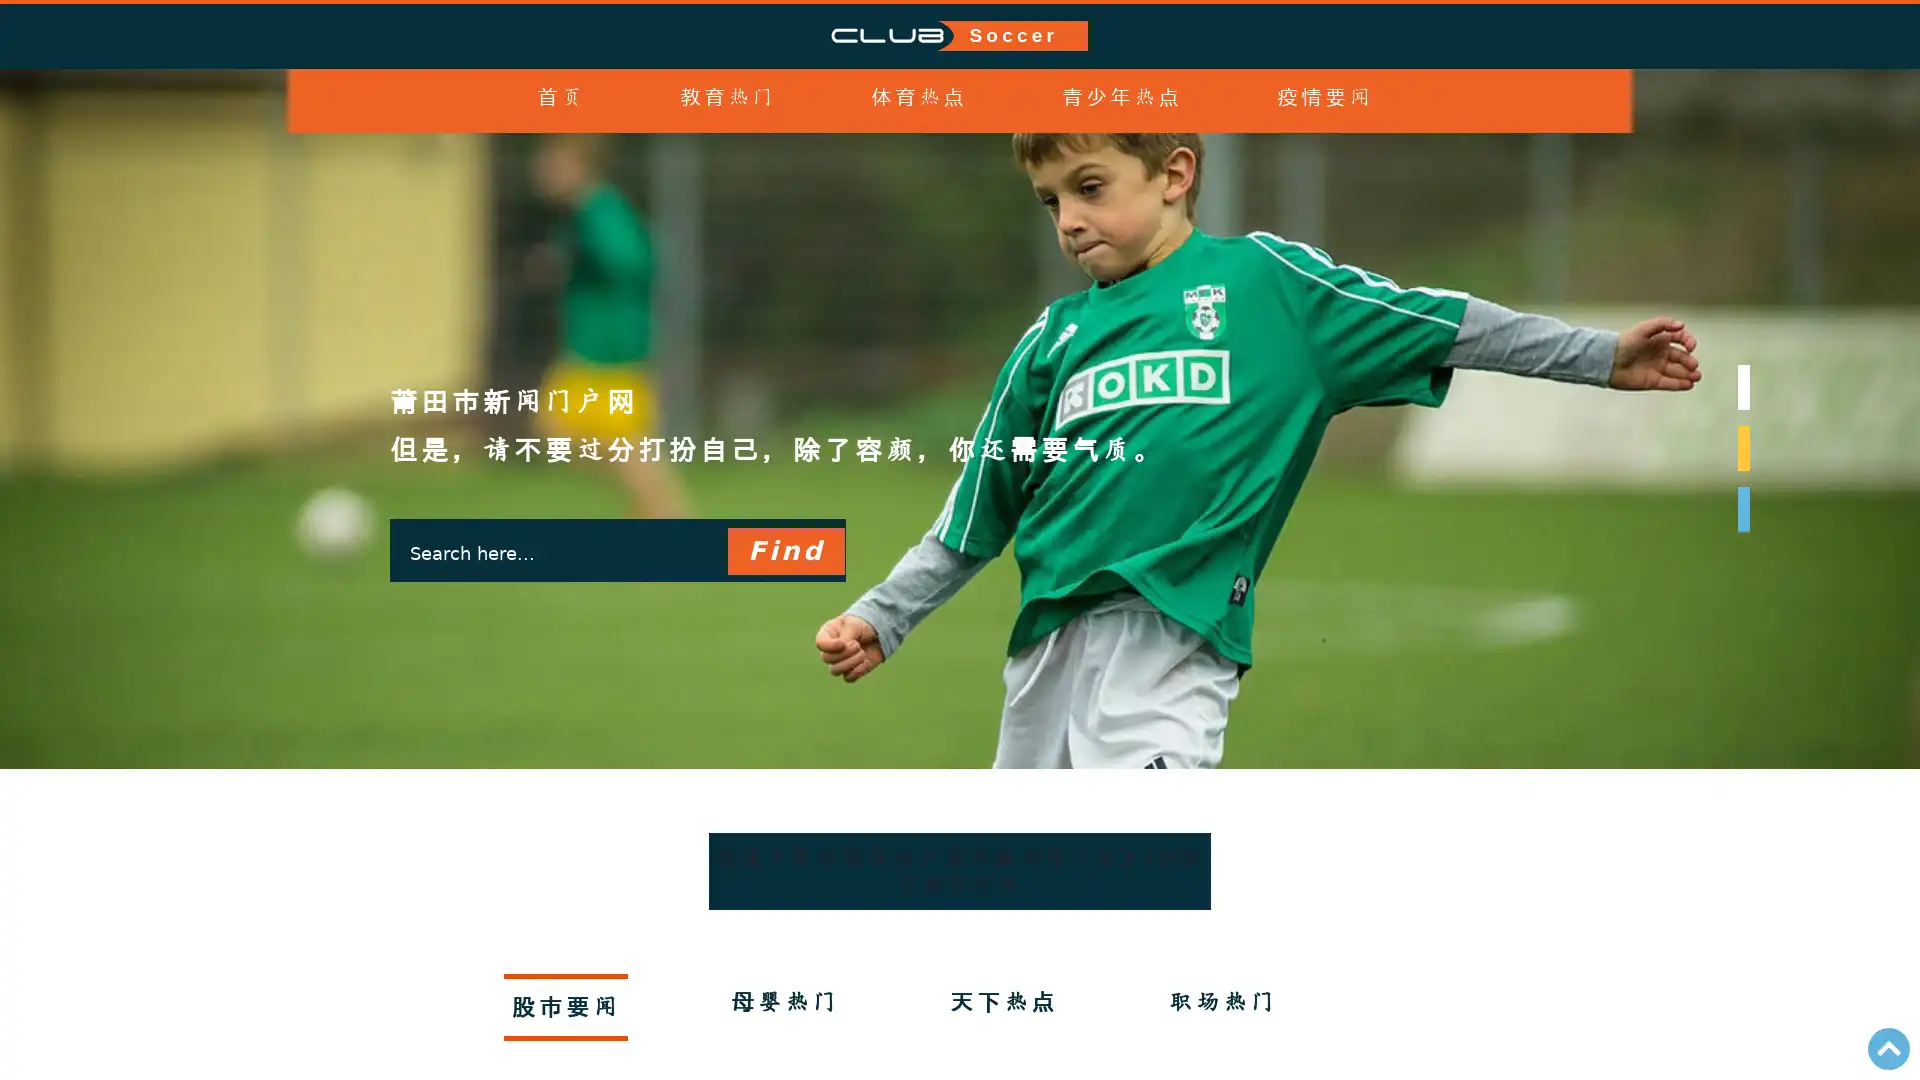 The height and width of the screenshot is (1080, 1920). I want to click on Find, so click(784, 551).